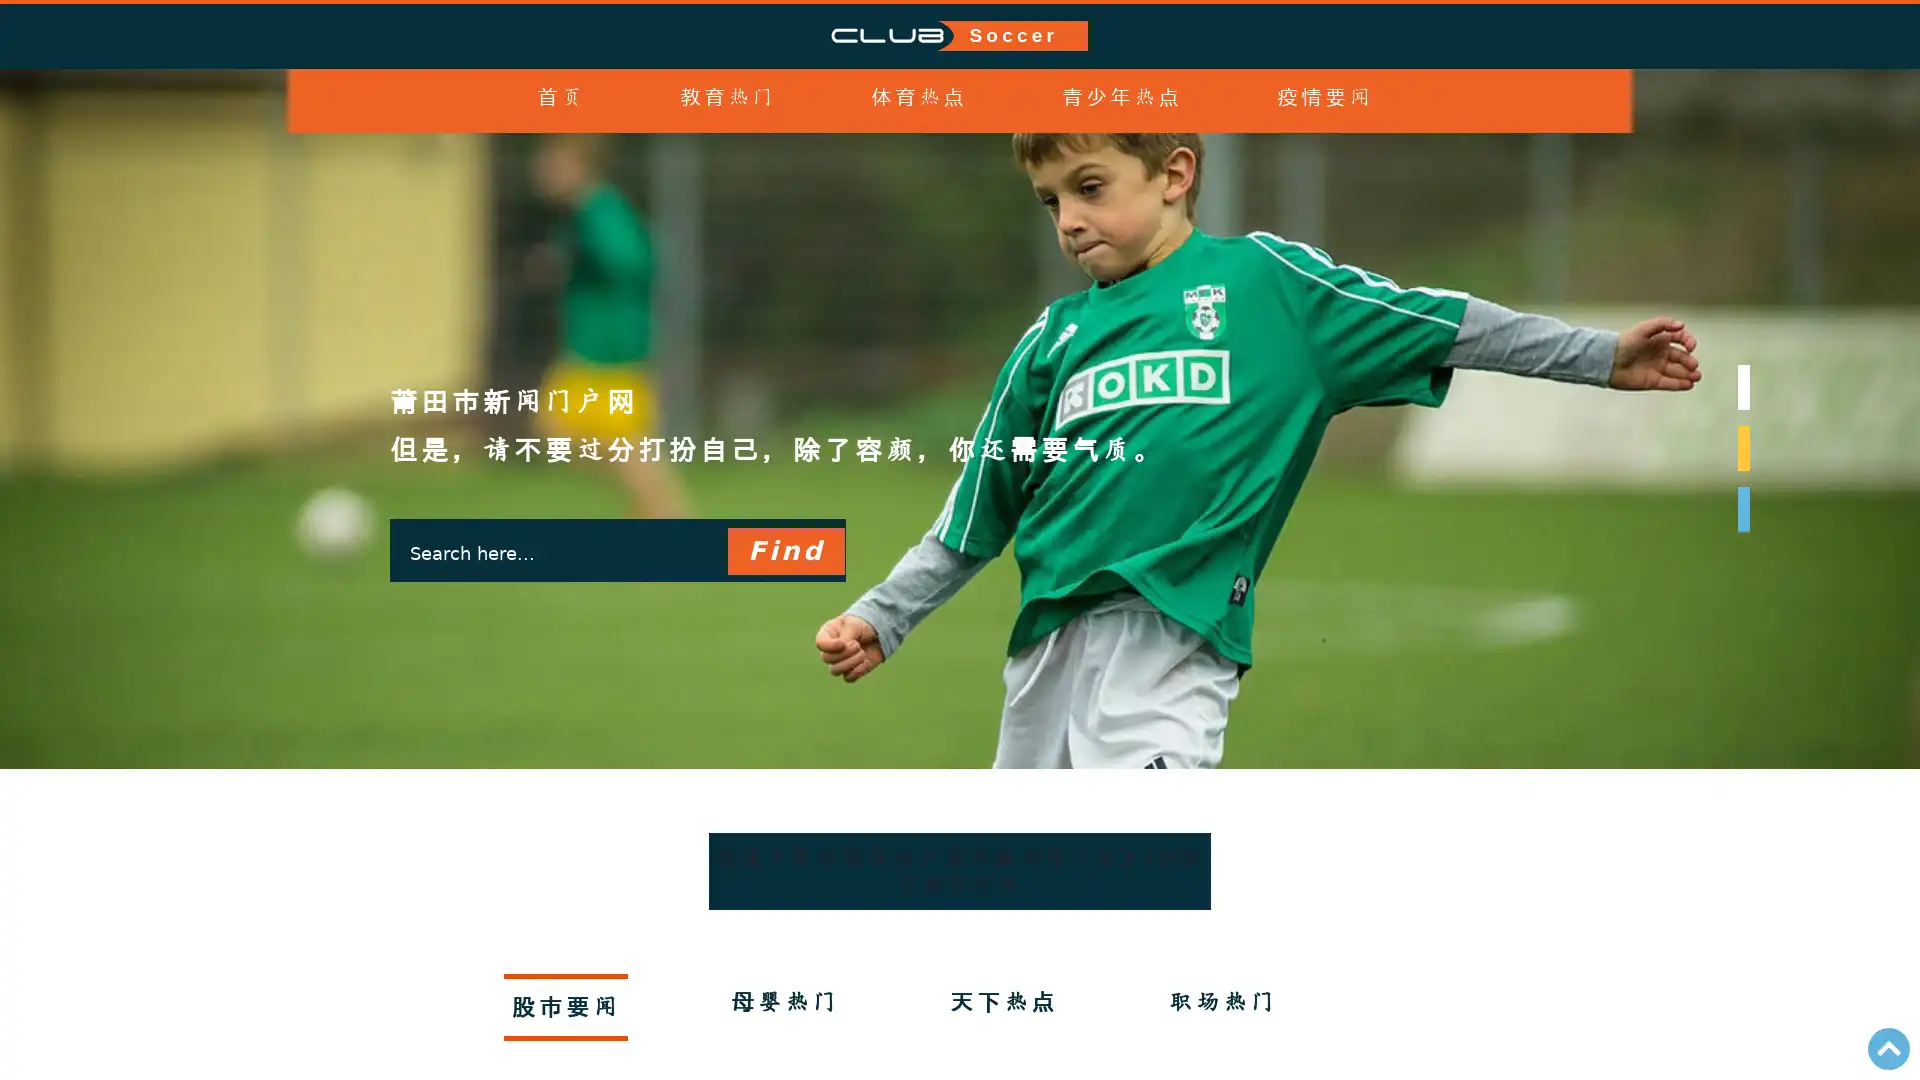 The height and width of the screenshot is (1080, 1920). I want to click on Find, so click(784, 551).